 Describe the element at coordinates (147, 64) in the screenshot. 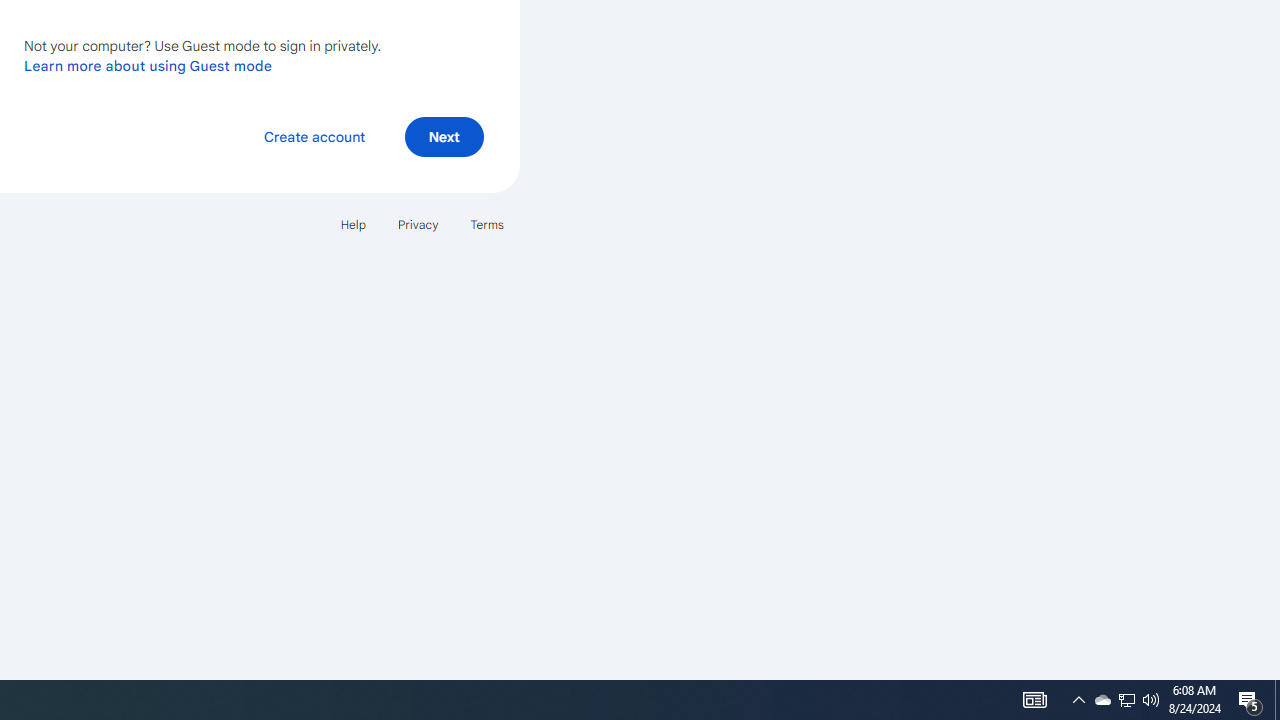

I see `'Learn more about using Guest mode'` at that location.